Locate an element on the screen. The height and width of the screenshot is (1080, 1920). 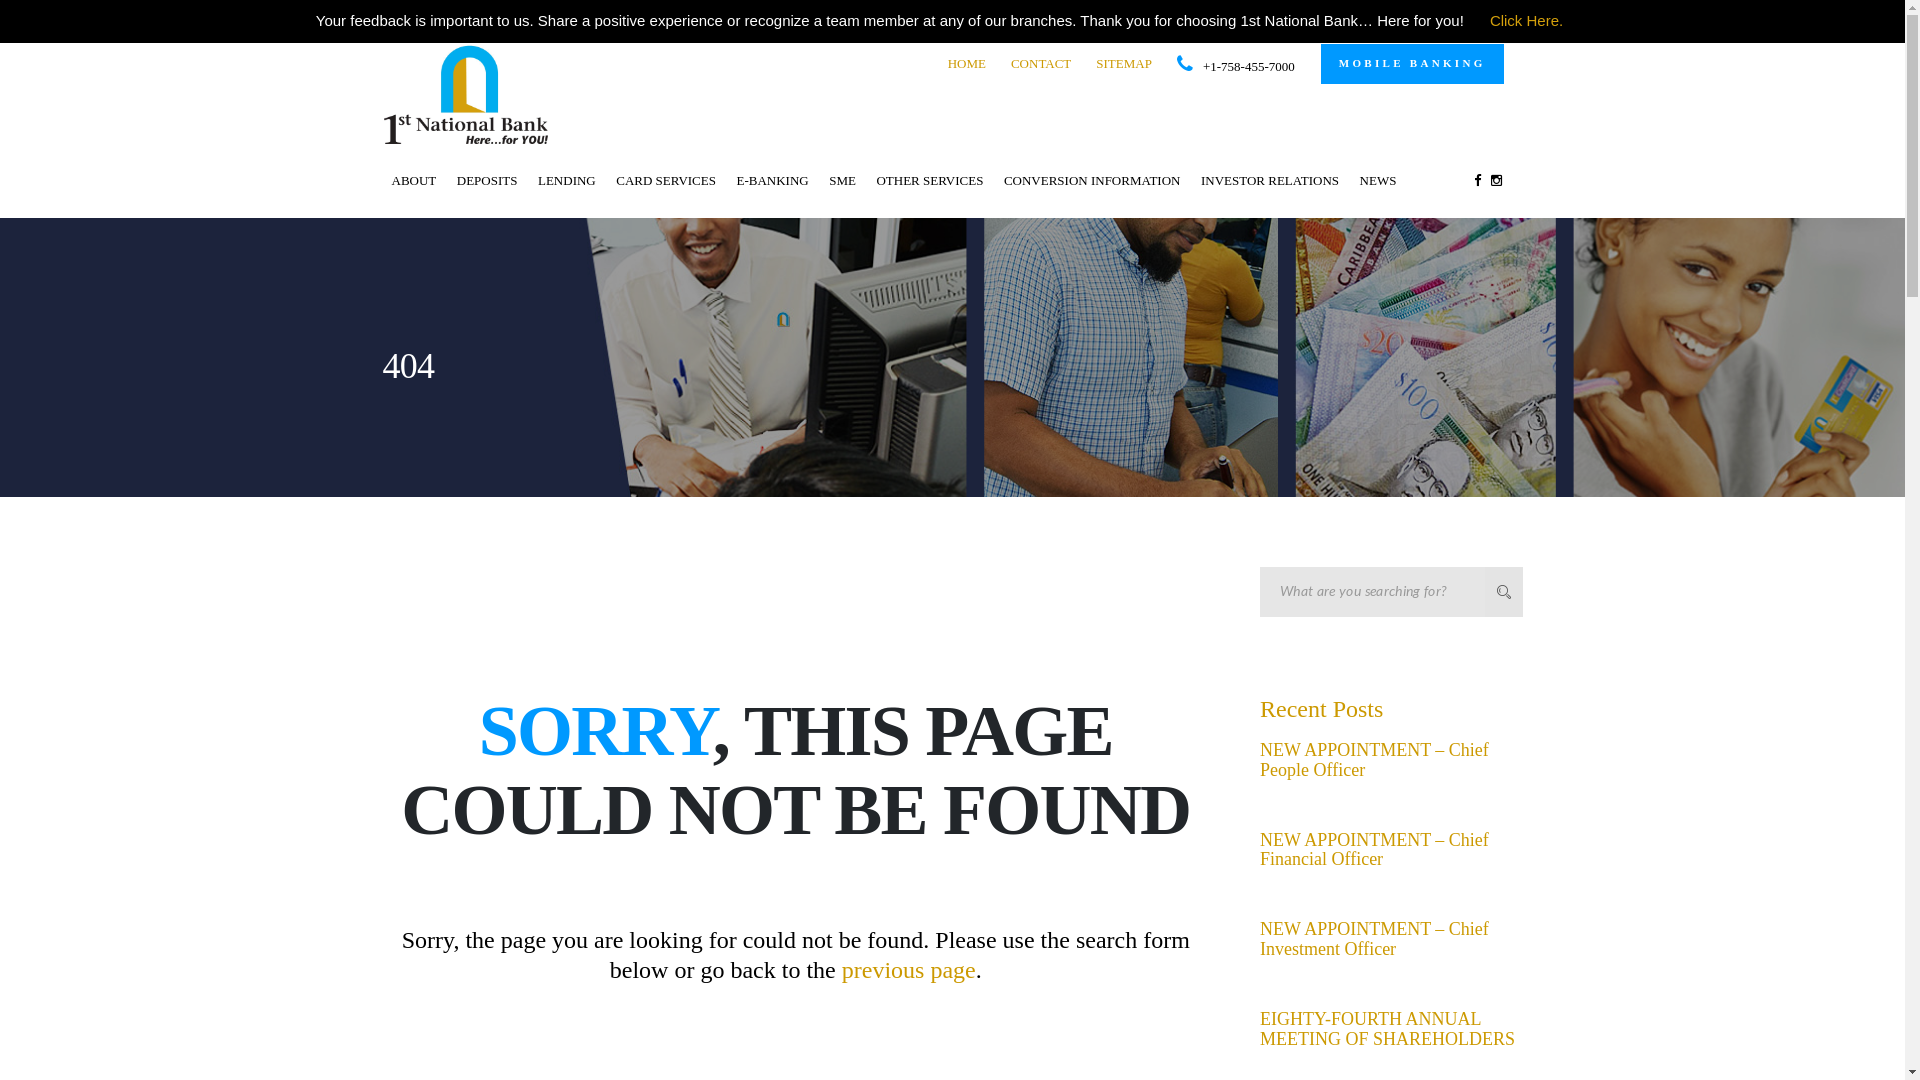
'CARD SERVICES' is located at coordinates (666, 180).